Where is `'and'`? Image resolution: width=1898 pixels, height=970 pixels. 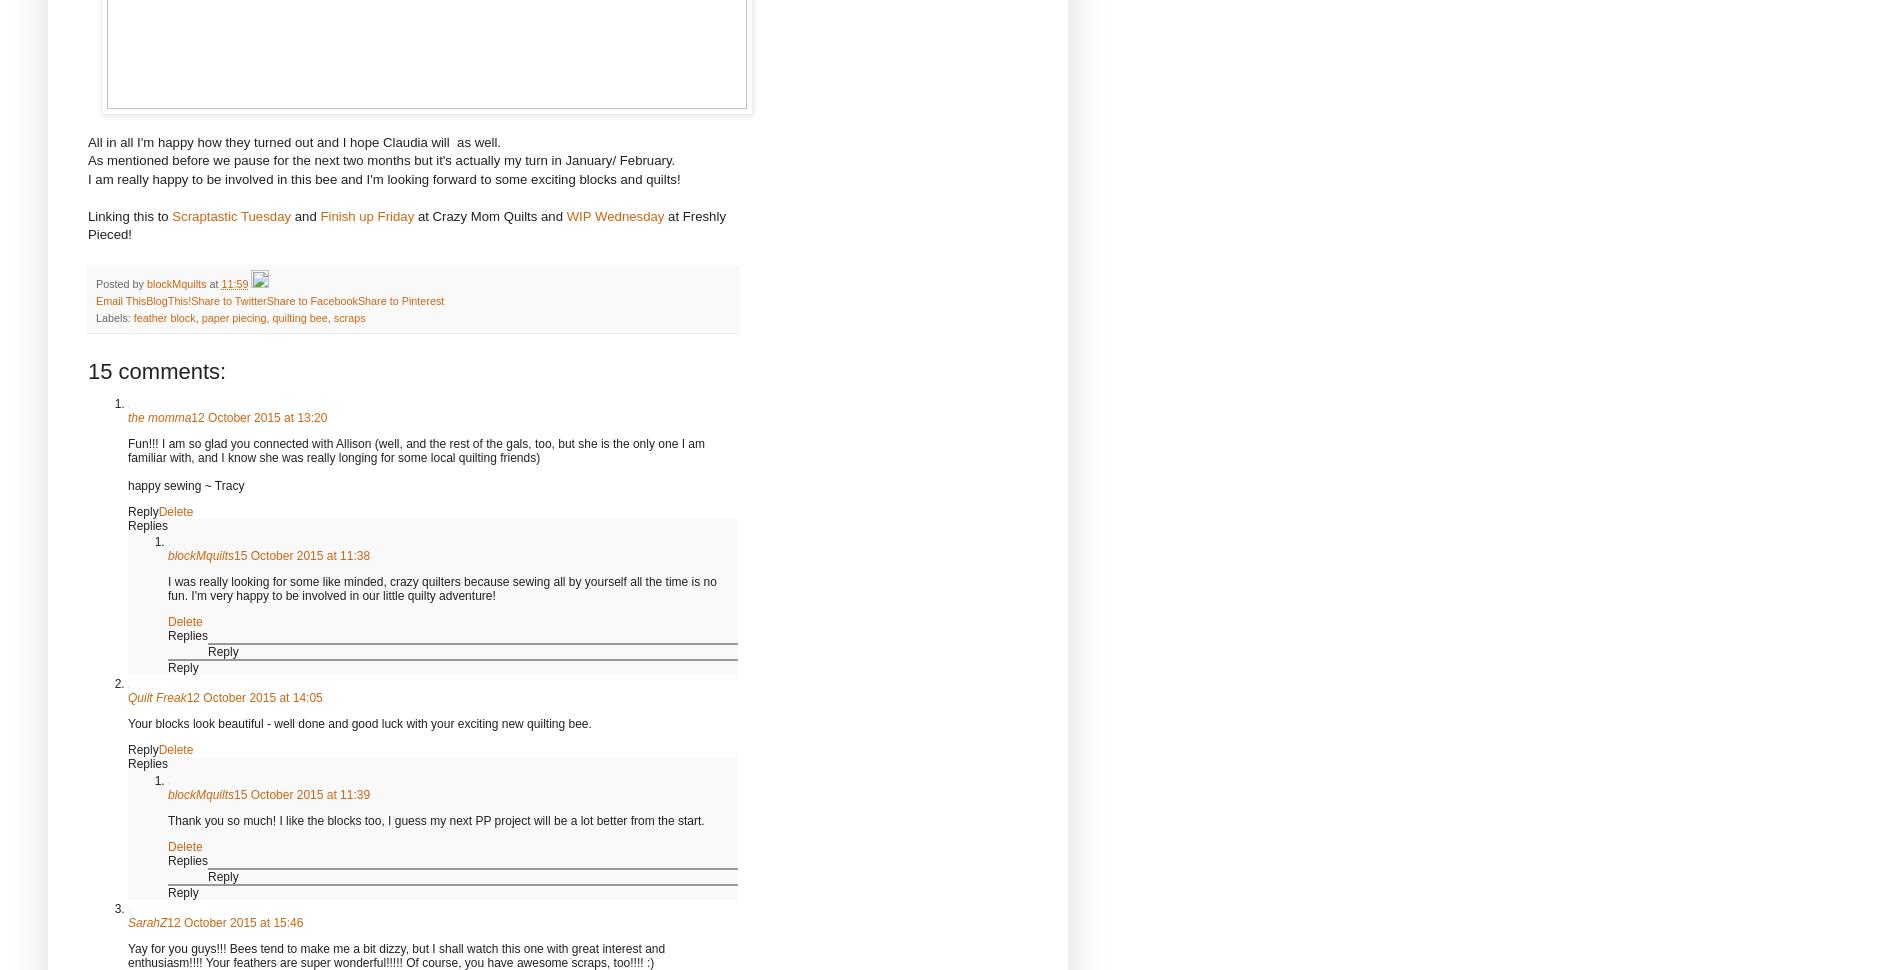 'and' is located at coordinates (289, 215).